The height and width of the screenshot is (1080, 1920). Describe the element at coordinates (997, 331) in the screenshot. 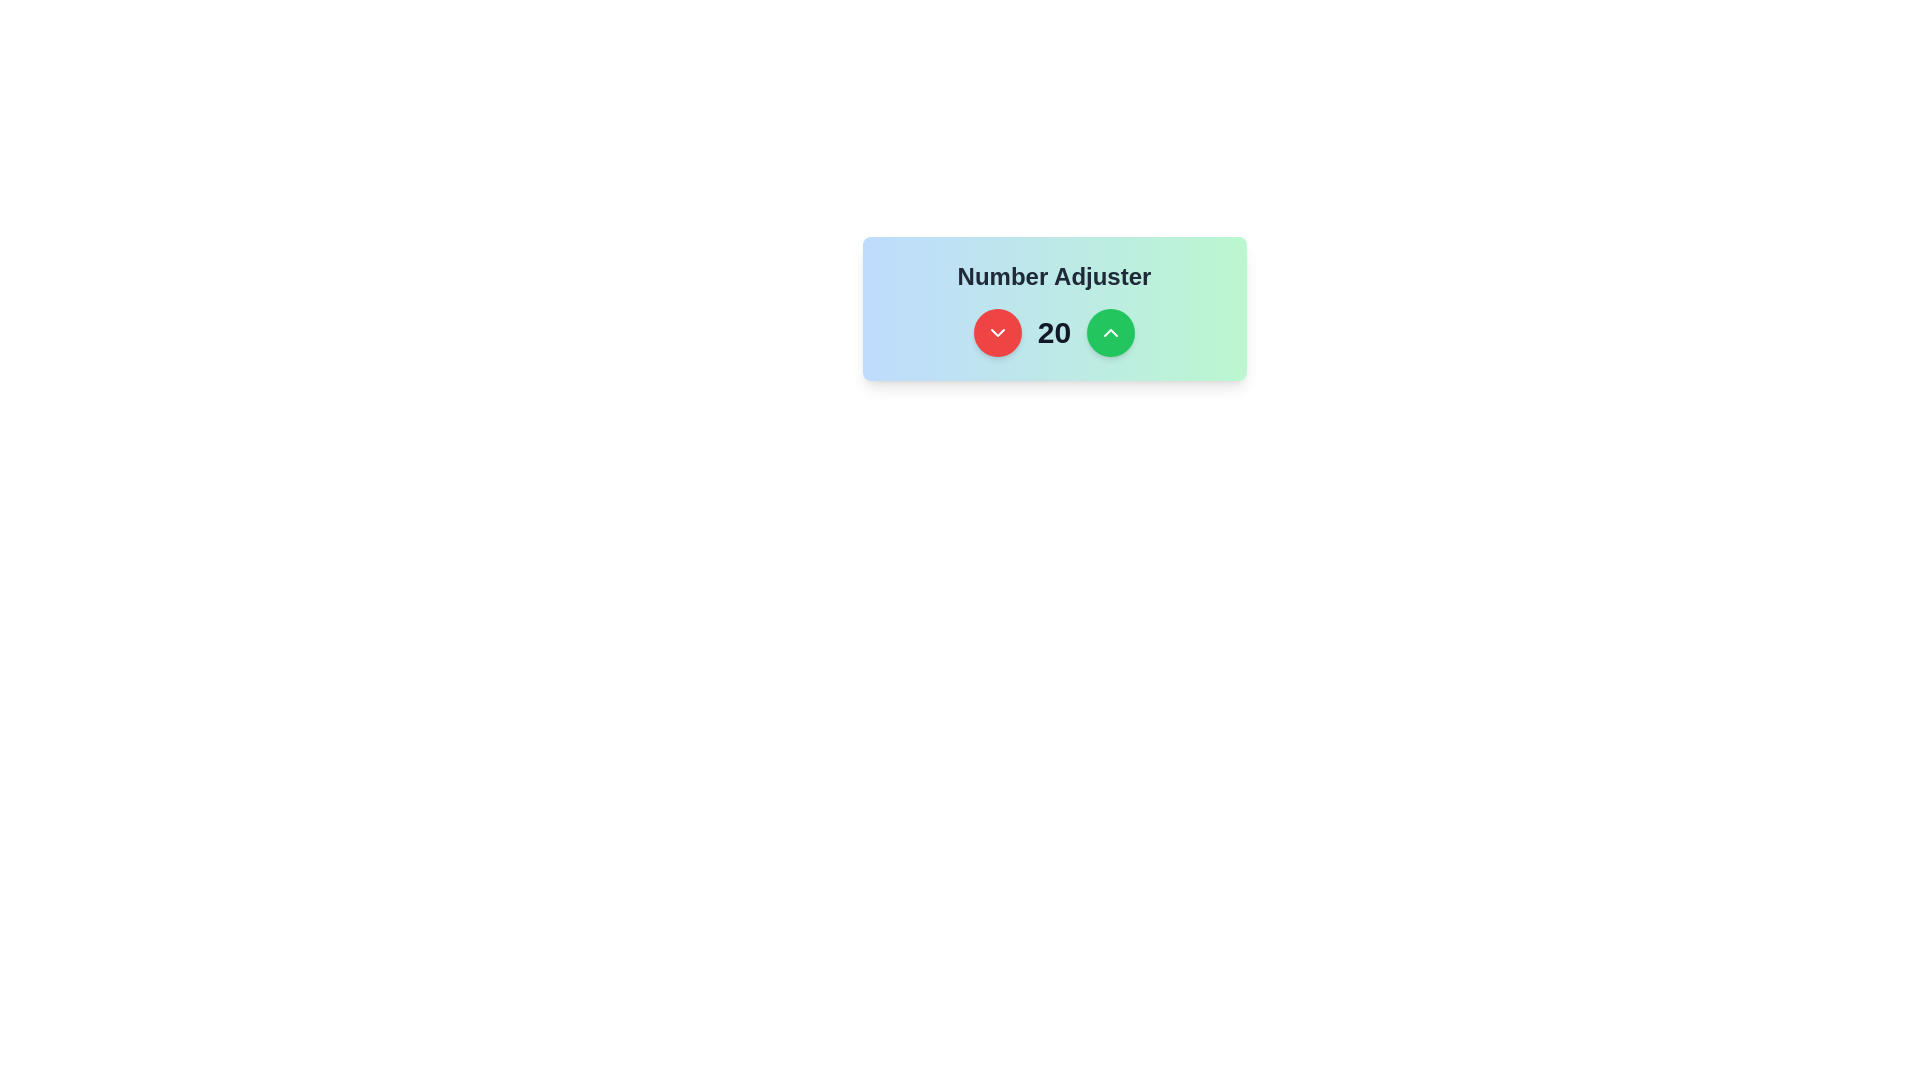

I see `the leftmost circular red button with a white downward-pointing chevron icon to decrease the number` at that location.